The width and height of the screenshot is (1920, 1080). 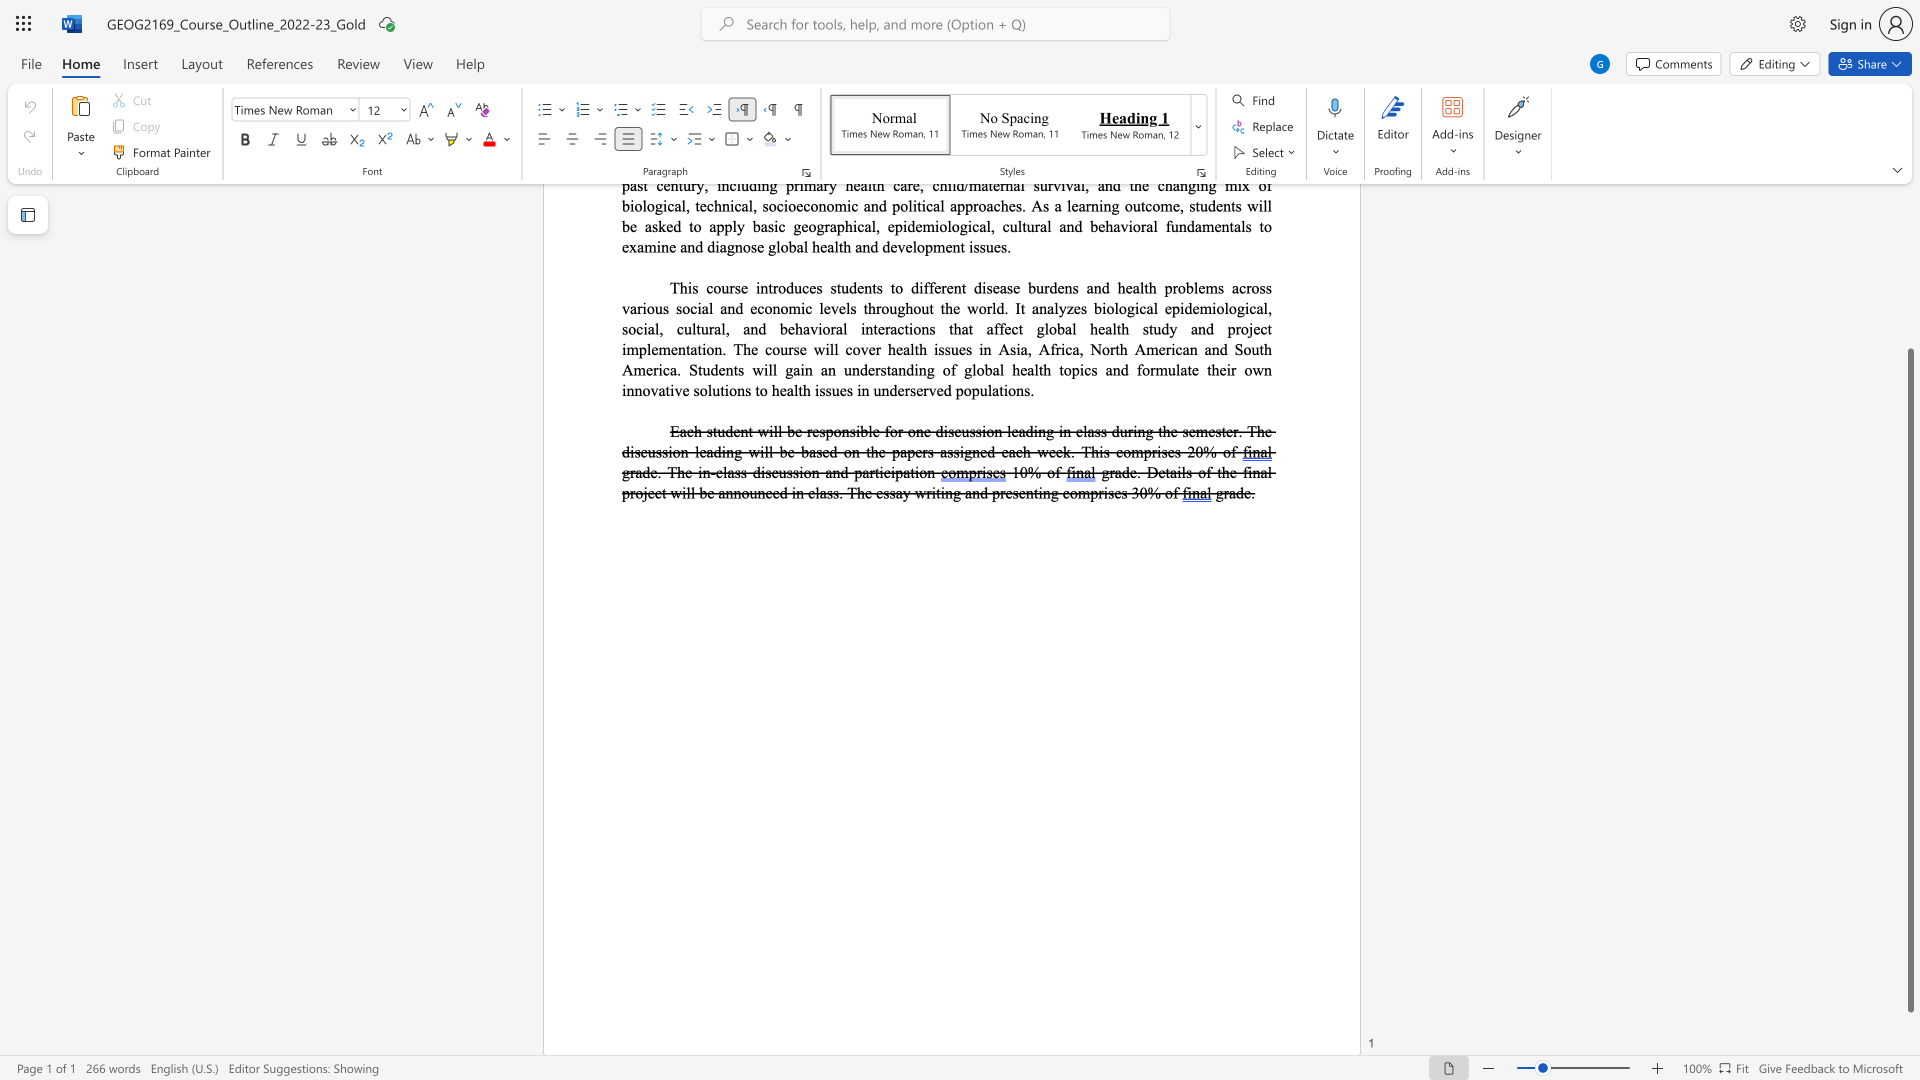 I want to click on the scrollbar to scroll the page up, so click(x=1909, y=280).